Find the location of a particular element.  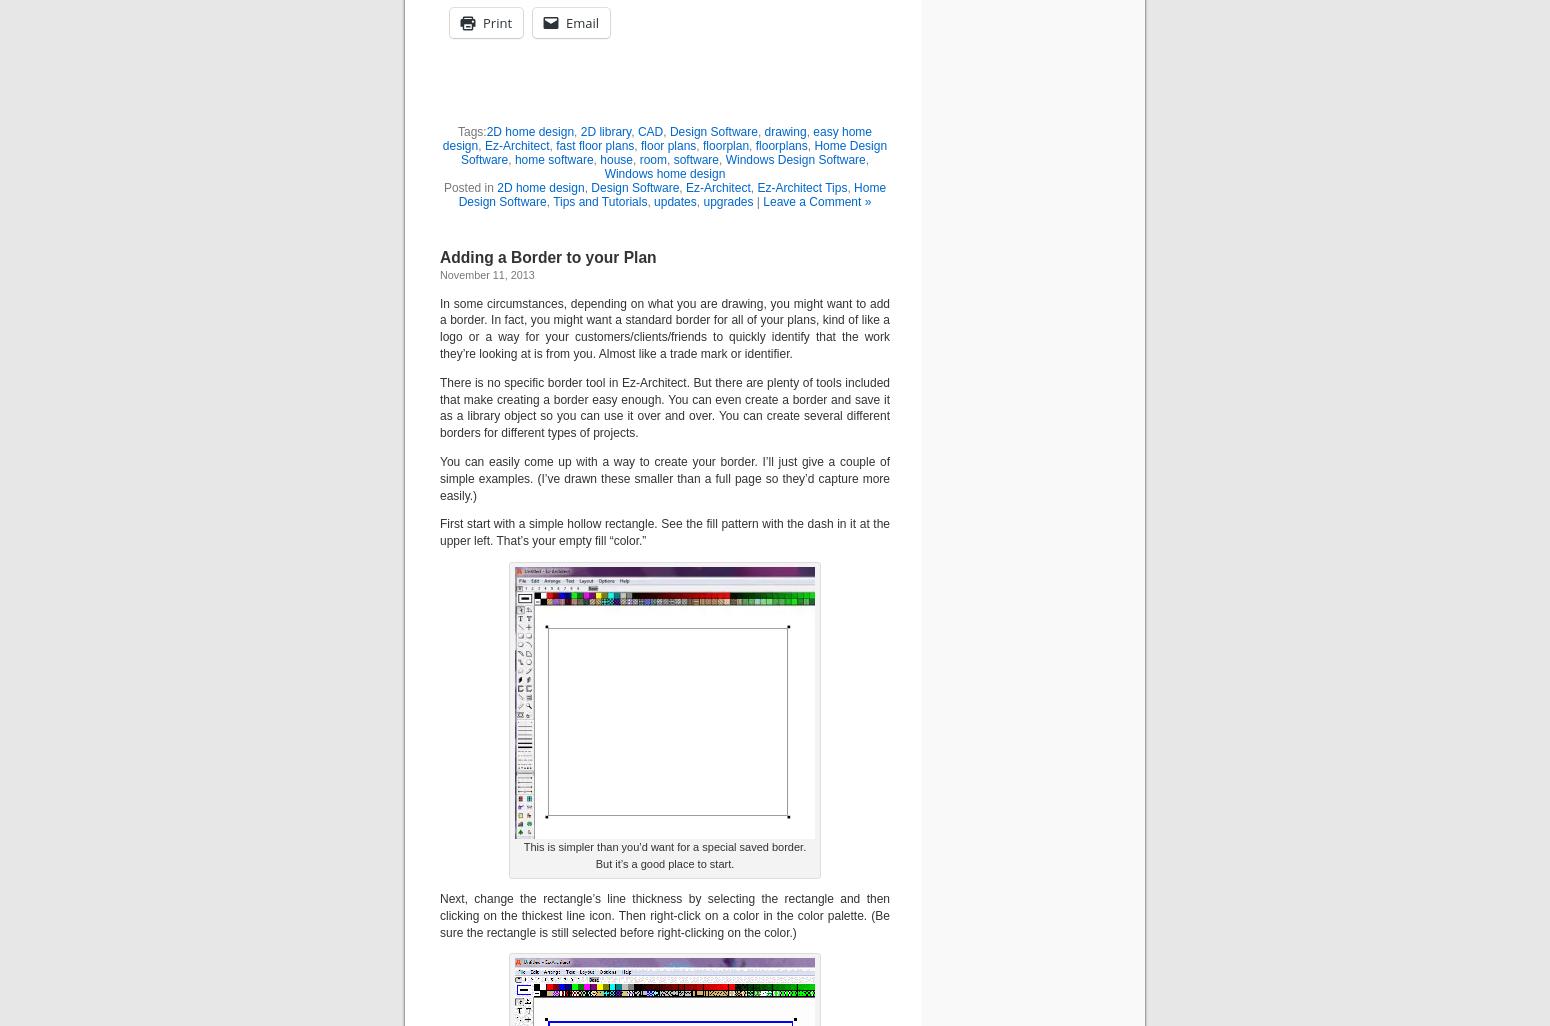

'November 11, 2013' is located at coordinates (440, 273).